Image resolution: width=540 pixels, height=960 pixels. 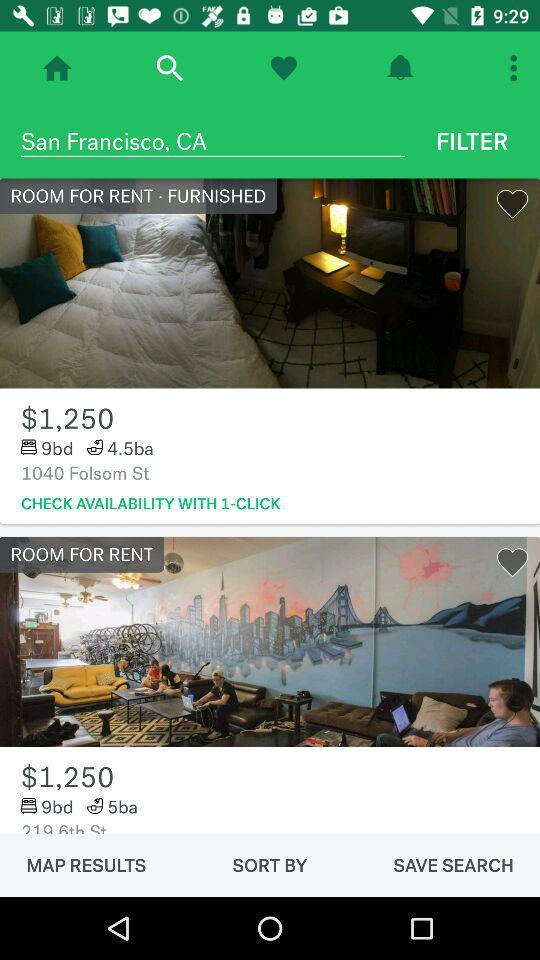 I want to click on click on the heart option at the top of the page, so click(x=282, y=68).